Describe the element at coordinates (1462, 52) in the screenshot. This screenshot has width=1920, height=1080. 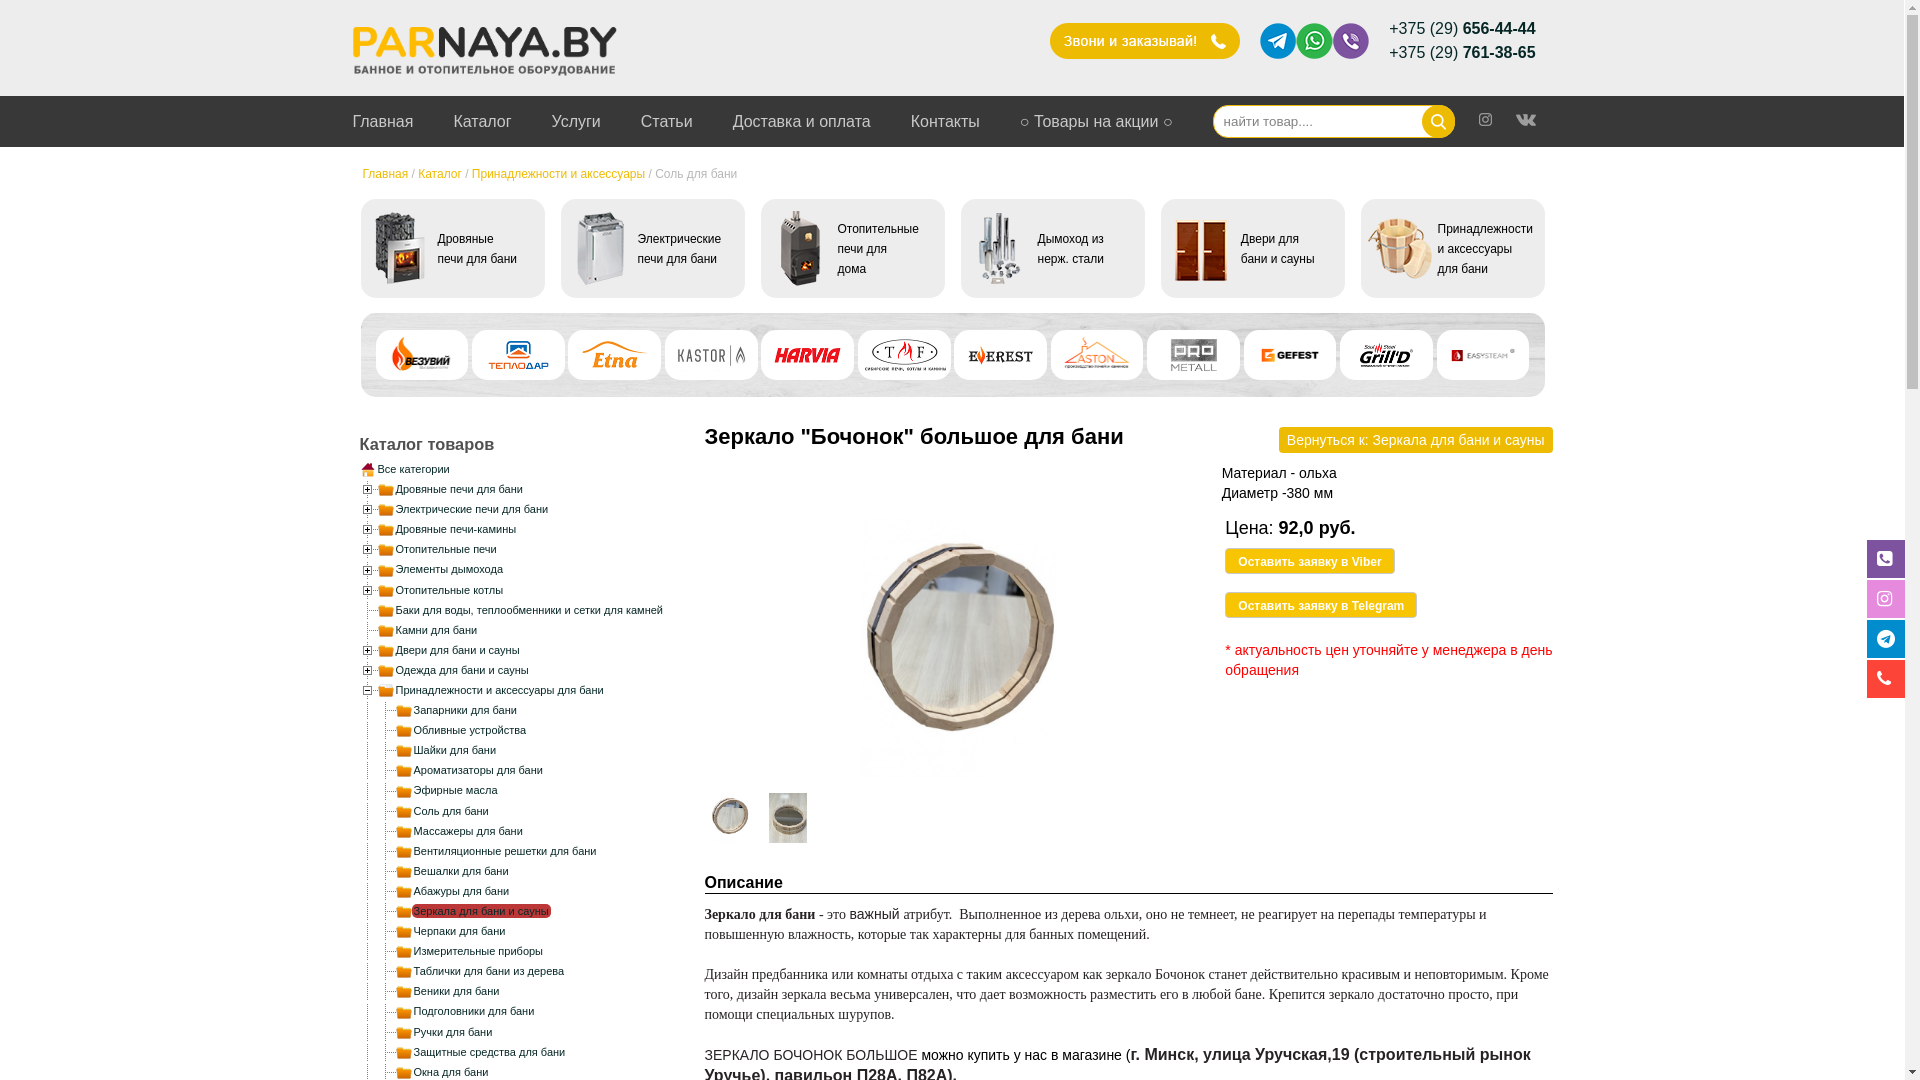
I see `'+375 (29) 761-38-65'` at that location.